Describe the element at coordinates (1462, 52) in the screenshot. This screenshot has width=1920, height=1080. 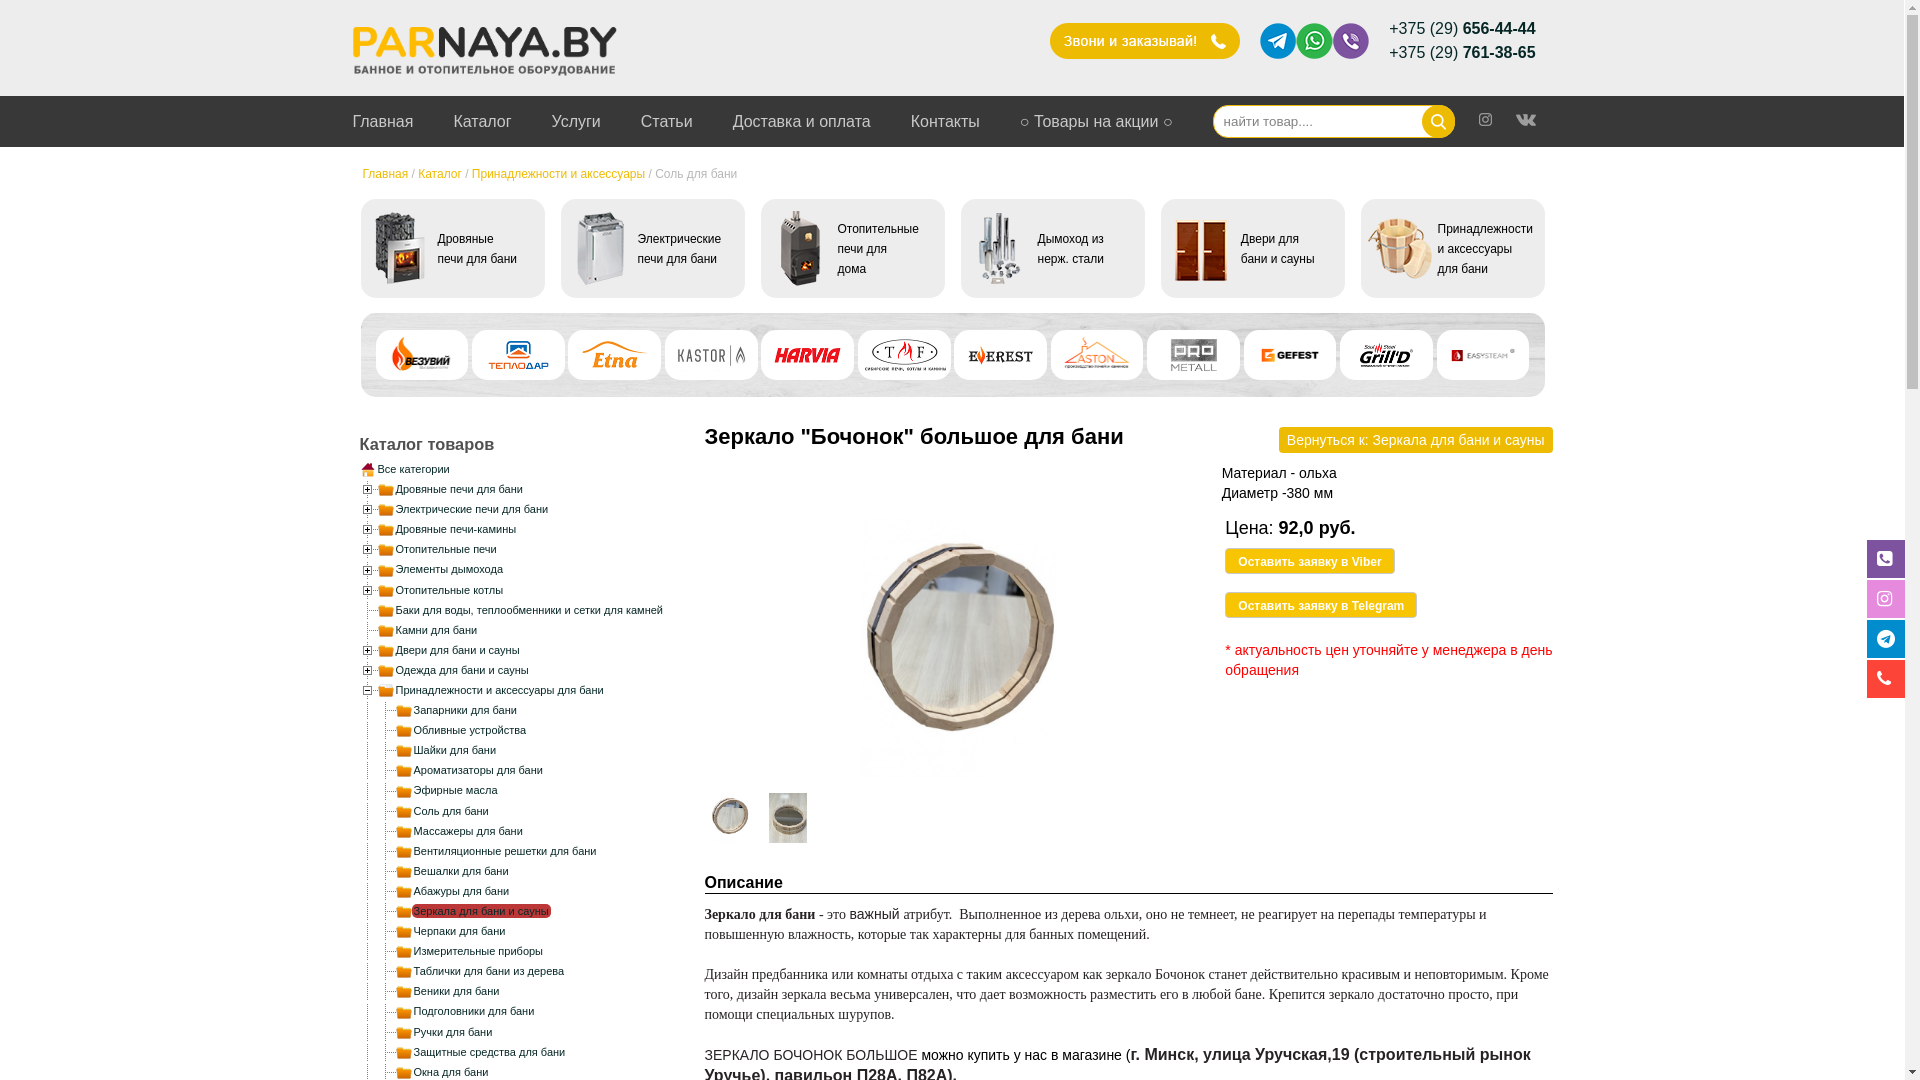
I see `'+375 (29) 761-38-65'` at that location.